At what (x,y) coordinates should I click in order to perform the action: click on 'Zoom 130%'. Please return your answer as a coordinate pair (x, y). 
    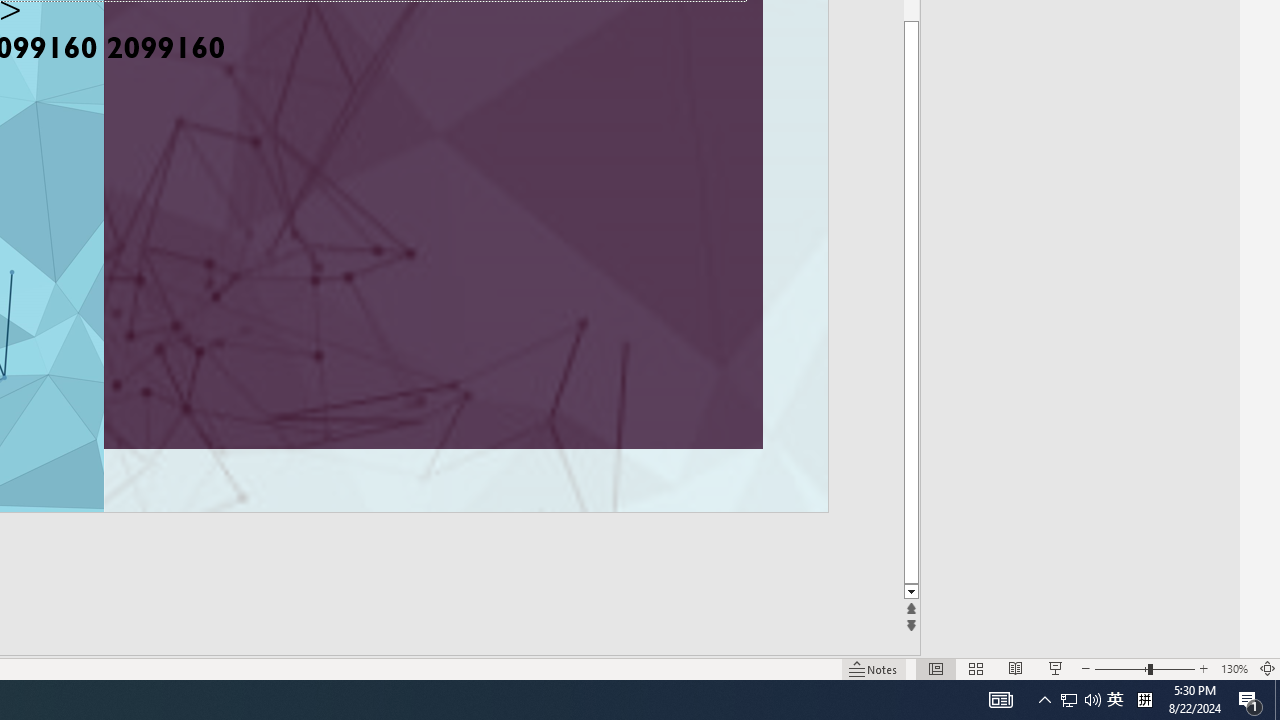
    Looking at the image, I should click on (1233, 669).